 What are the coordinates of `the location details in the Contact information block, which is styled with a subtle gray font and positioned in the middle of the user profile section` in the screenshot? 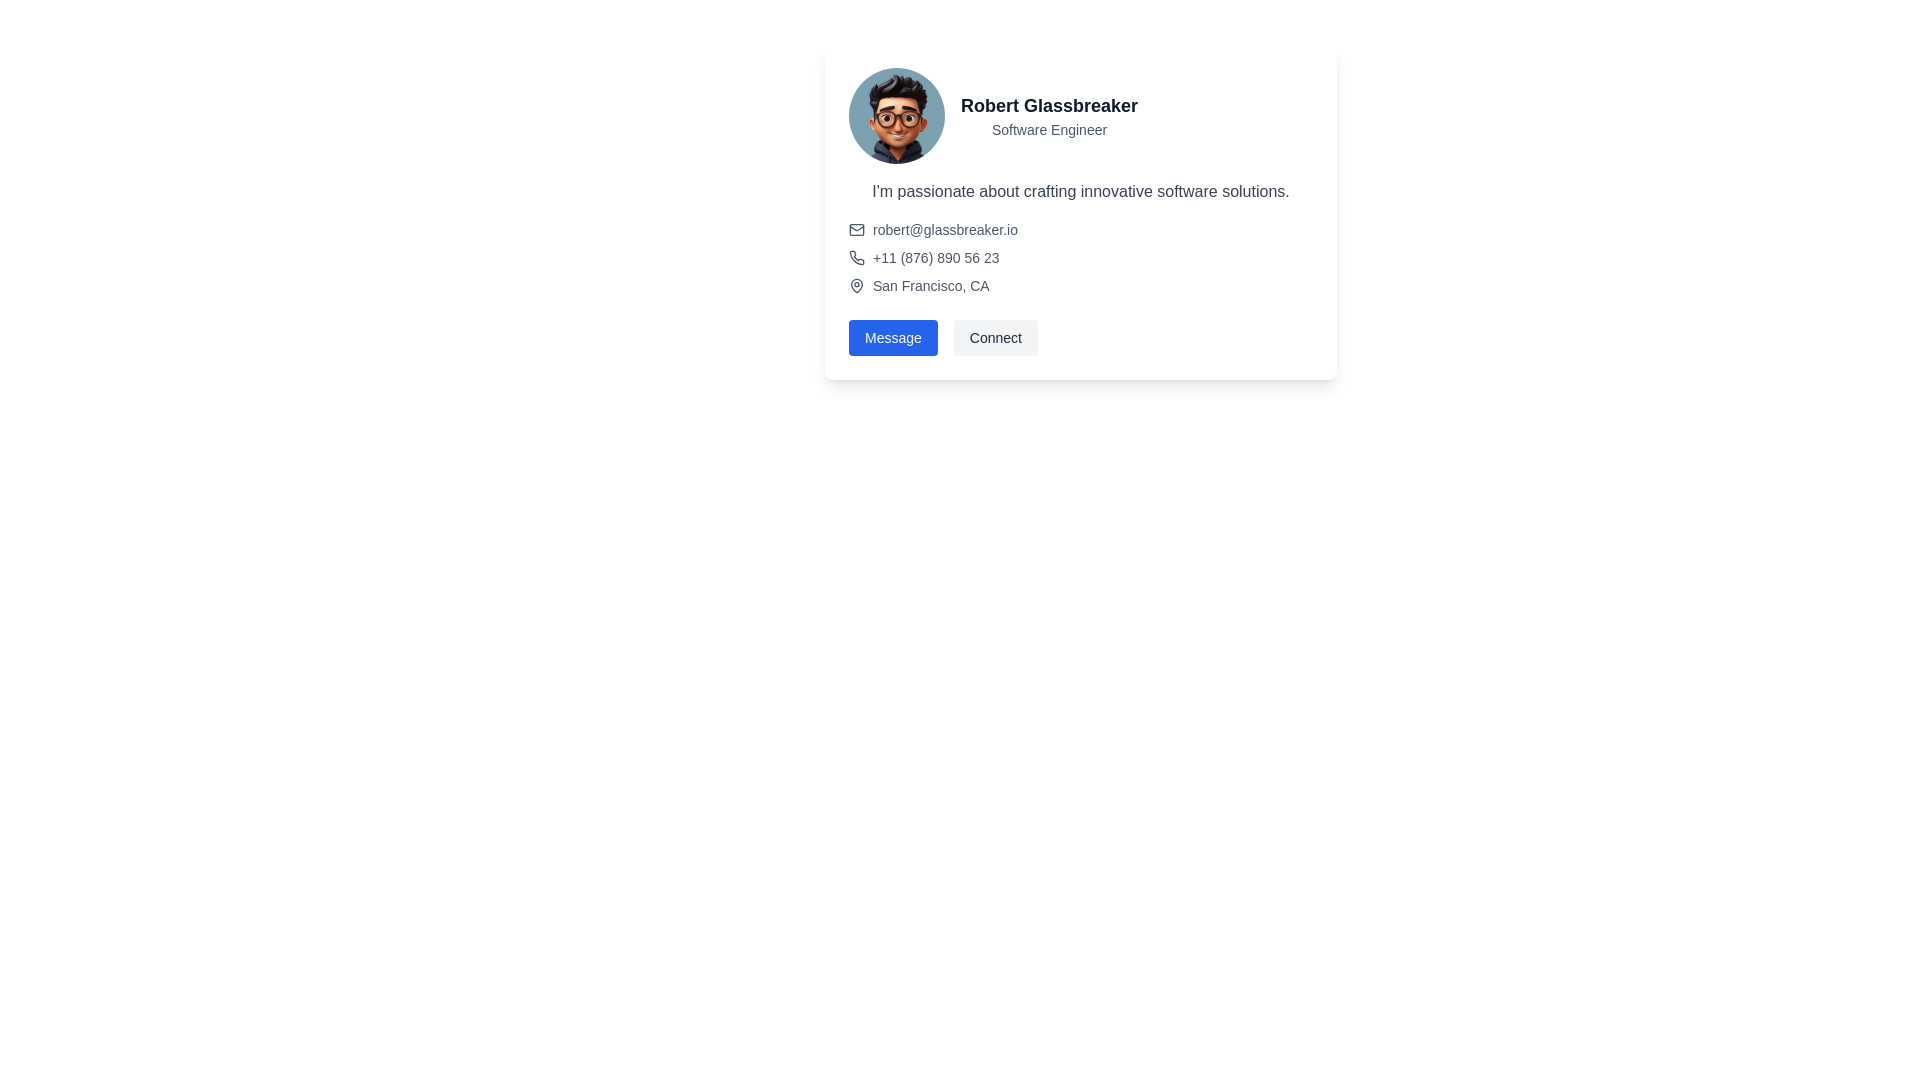 It's located at (1079, 257).